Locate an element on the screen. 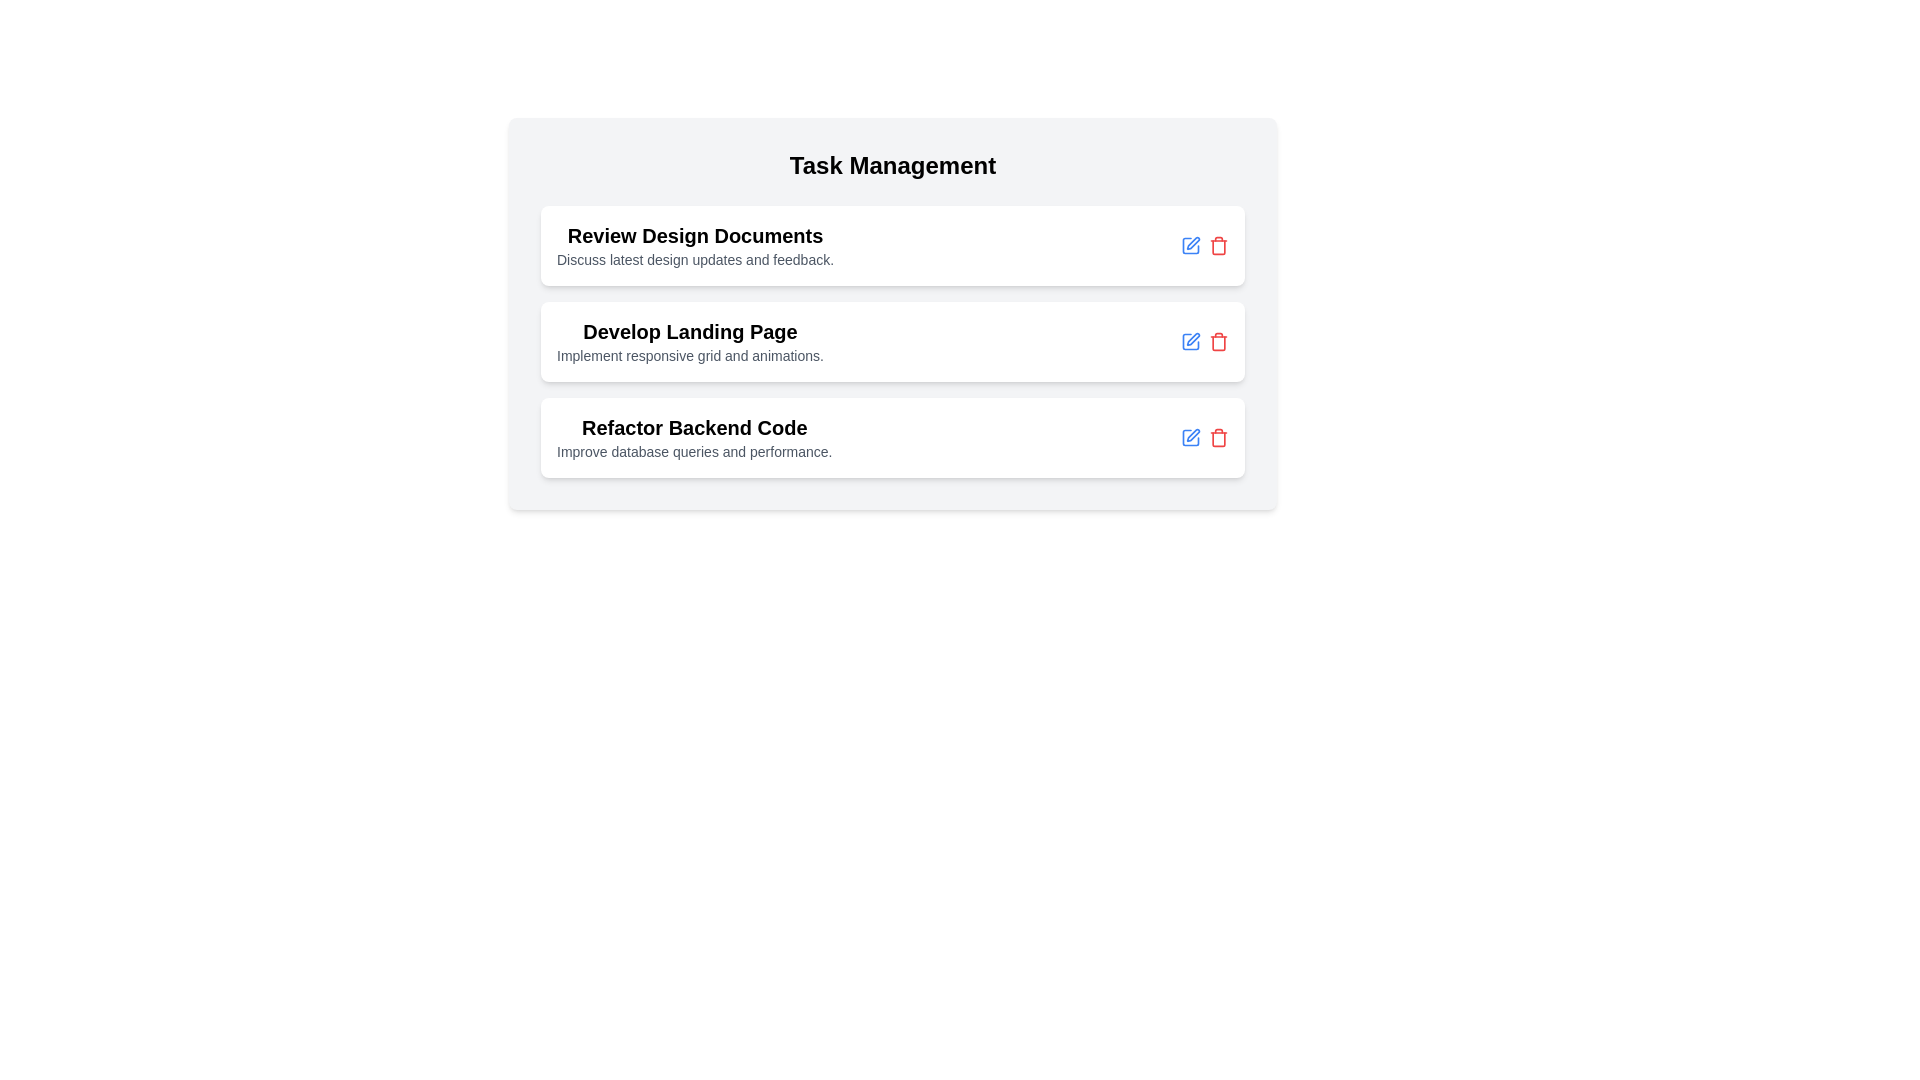  the edit icon located in the upper right section of the 'Review Design Documents' task card, which is styled in blue and positioned to the left of the delete icon is located at coordinates (1203, 245).